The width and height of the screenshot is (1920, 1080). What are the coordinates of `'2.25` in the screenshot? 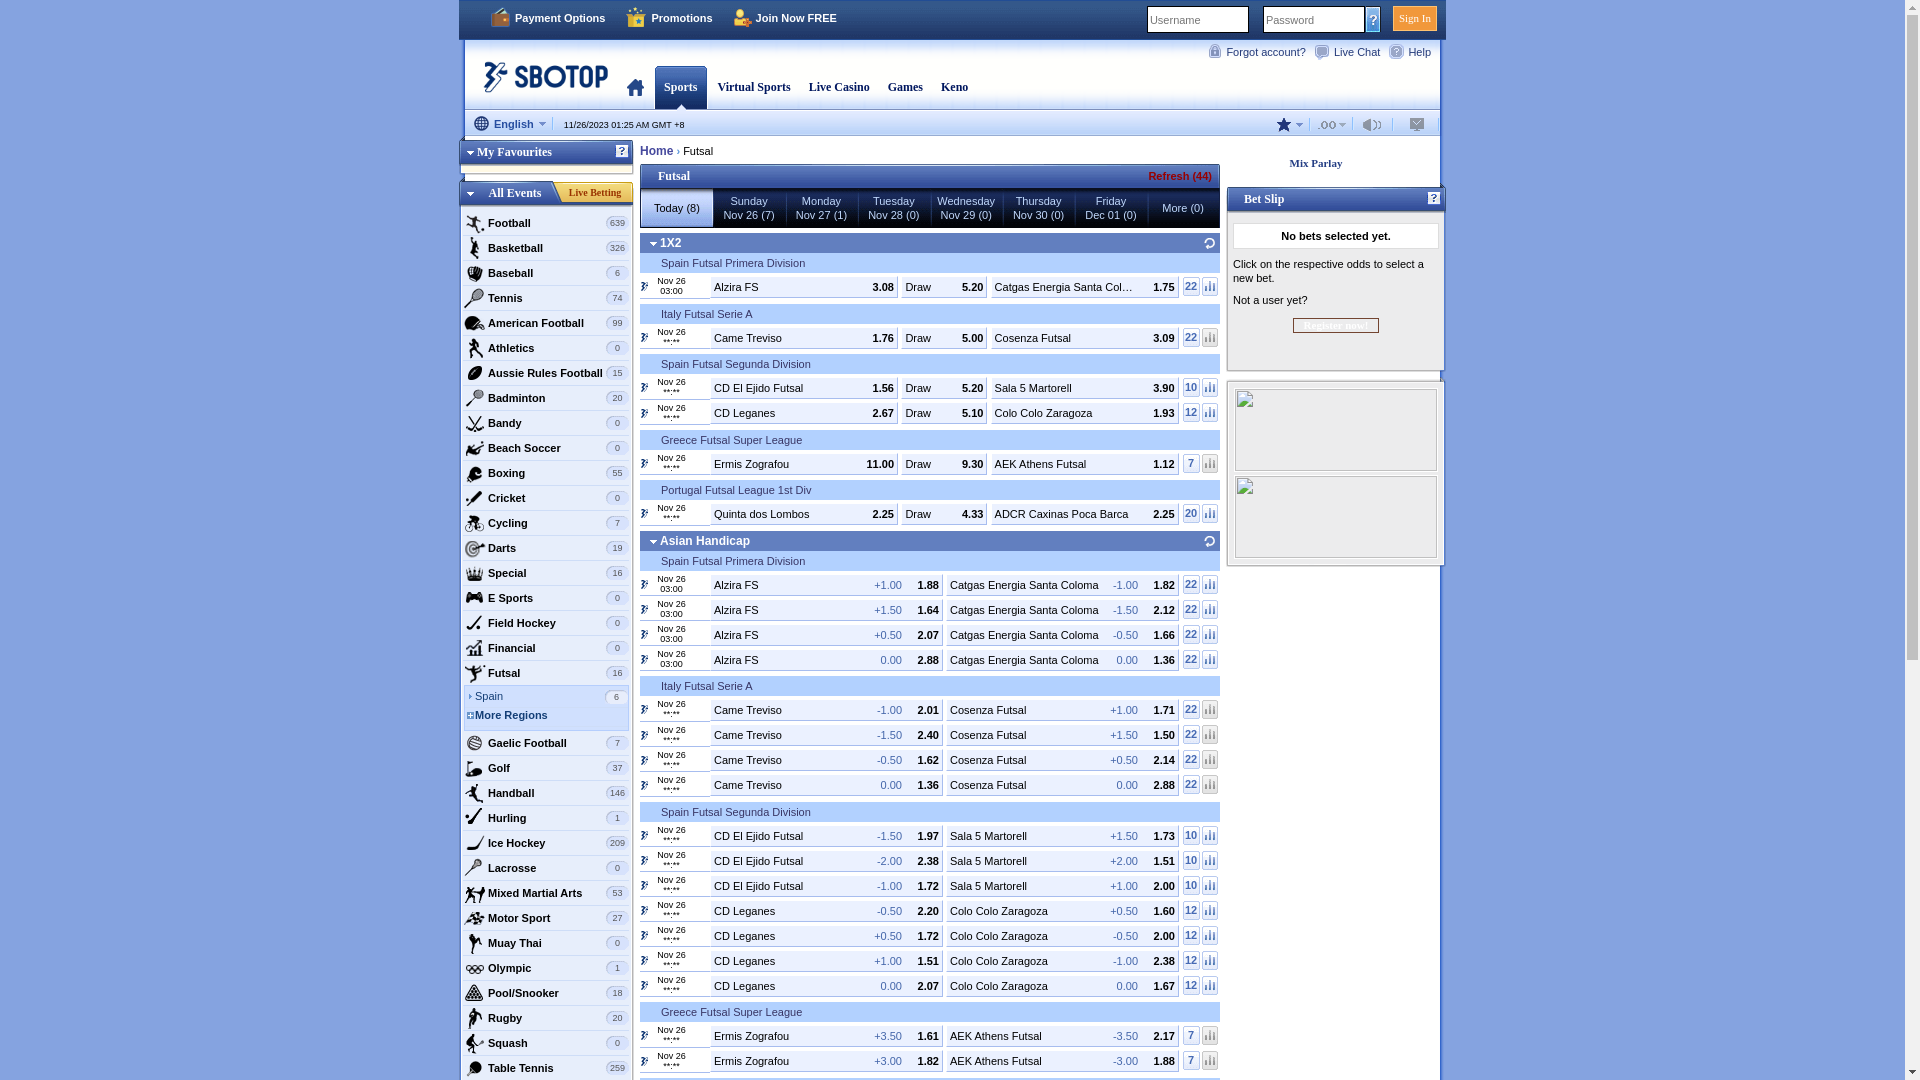 It's located at (990, 512).